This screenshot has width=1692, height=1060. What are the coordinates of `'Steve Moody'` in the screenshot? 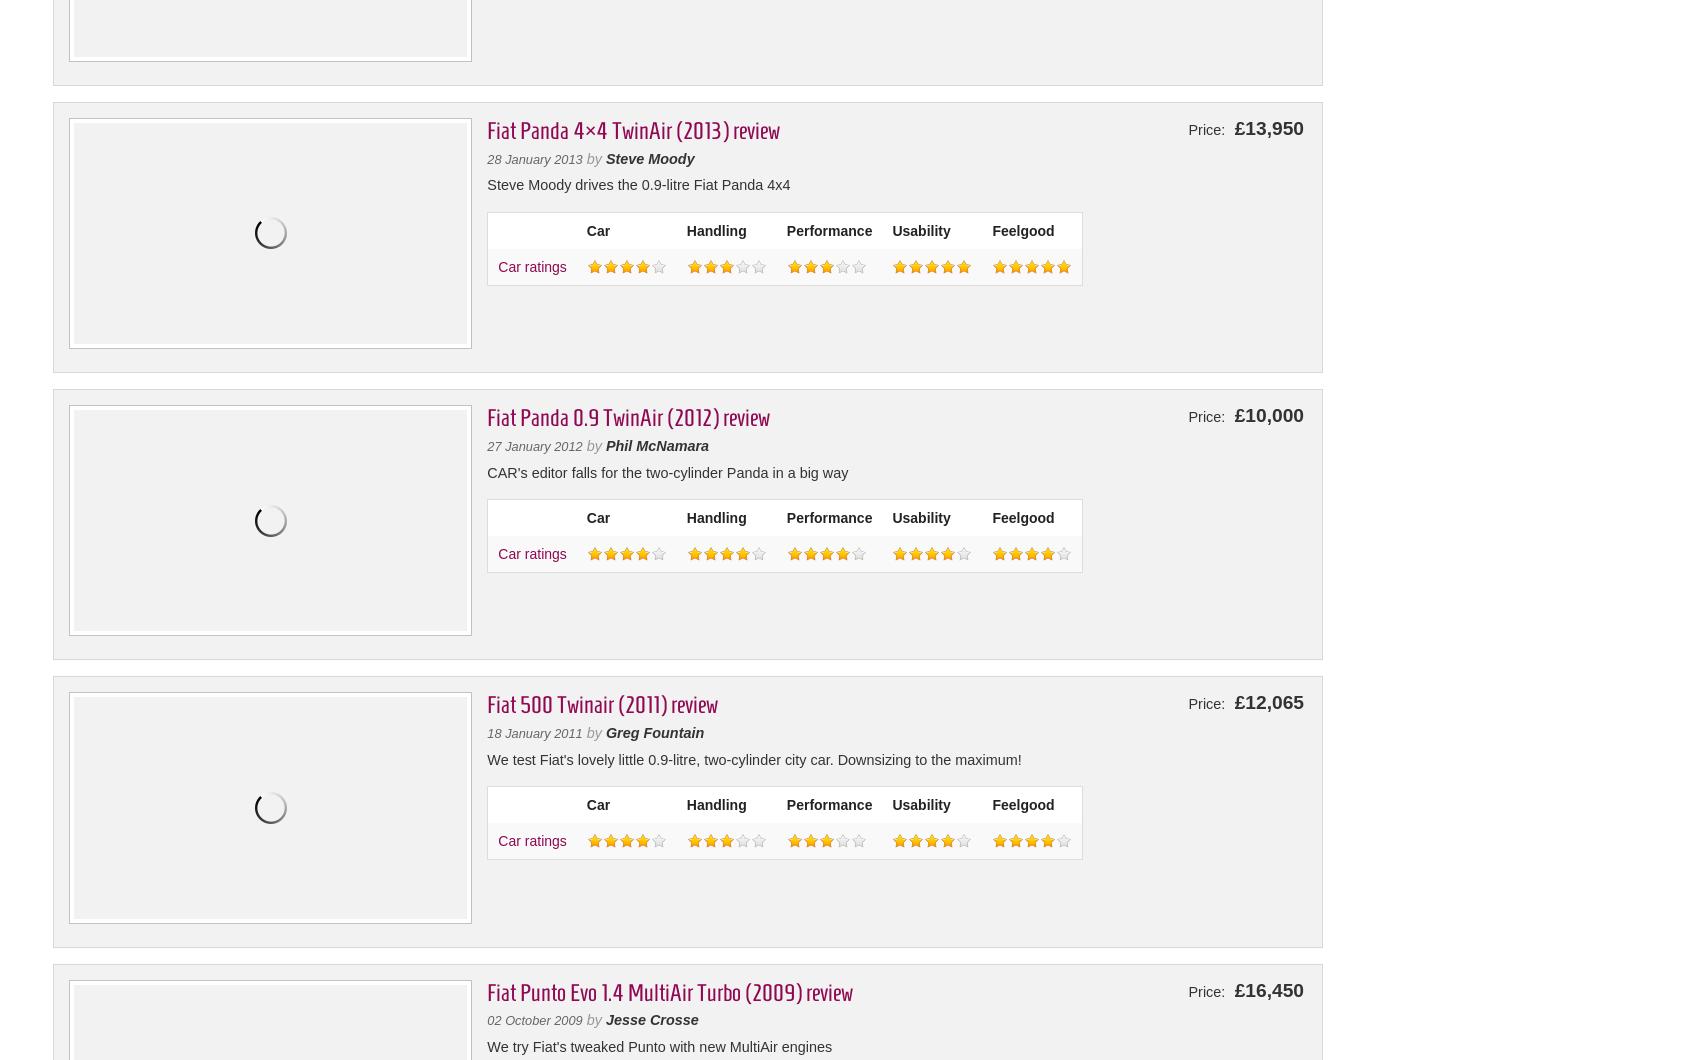 It's located at (649, 157).